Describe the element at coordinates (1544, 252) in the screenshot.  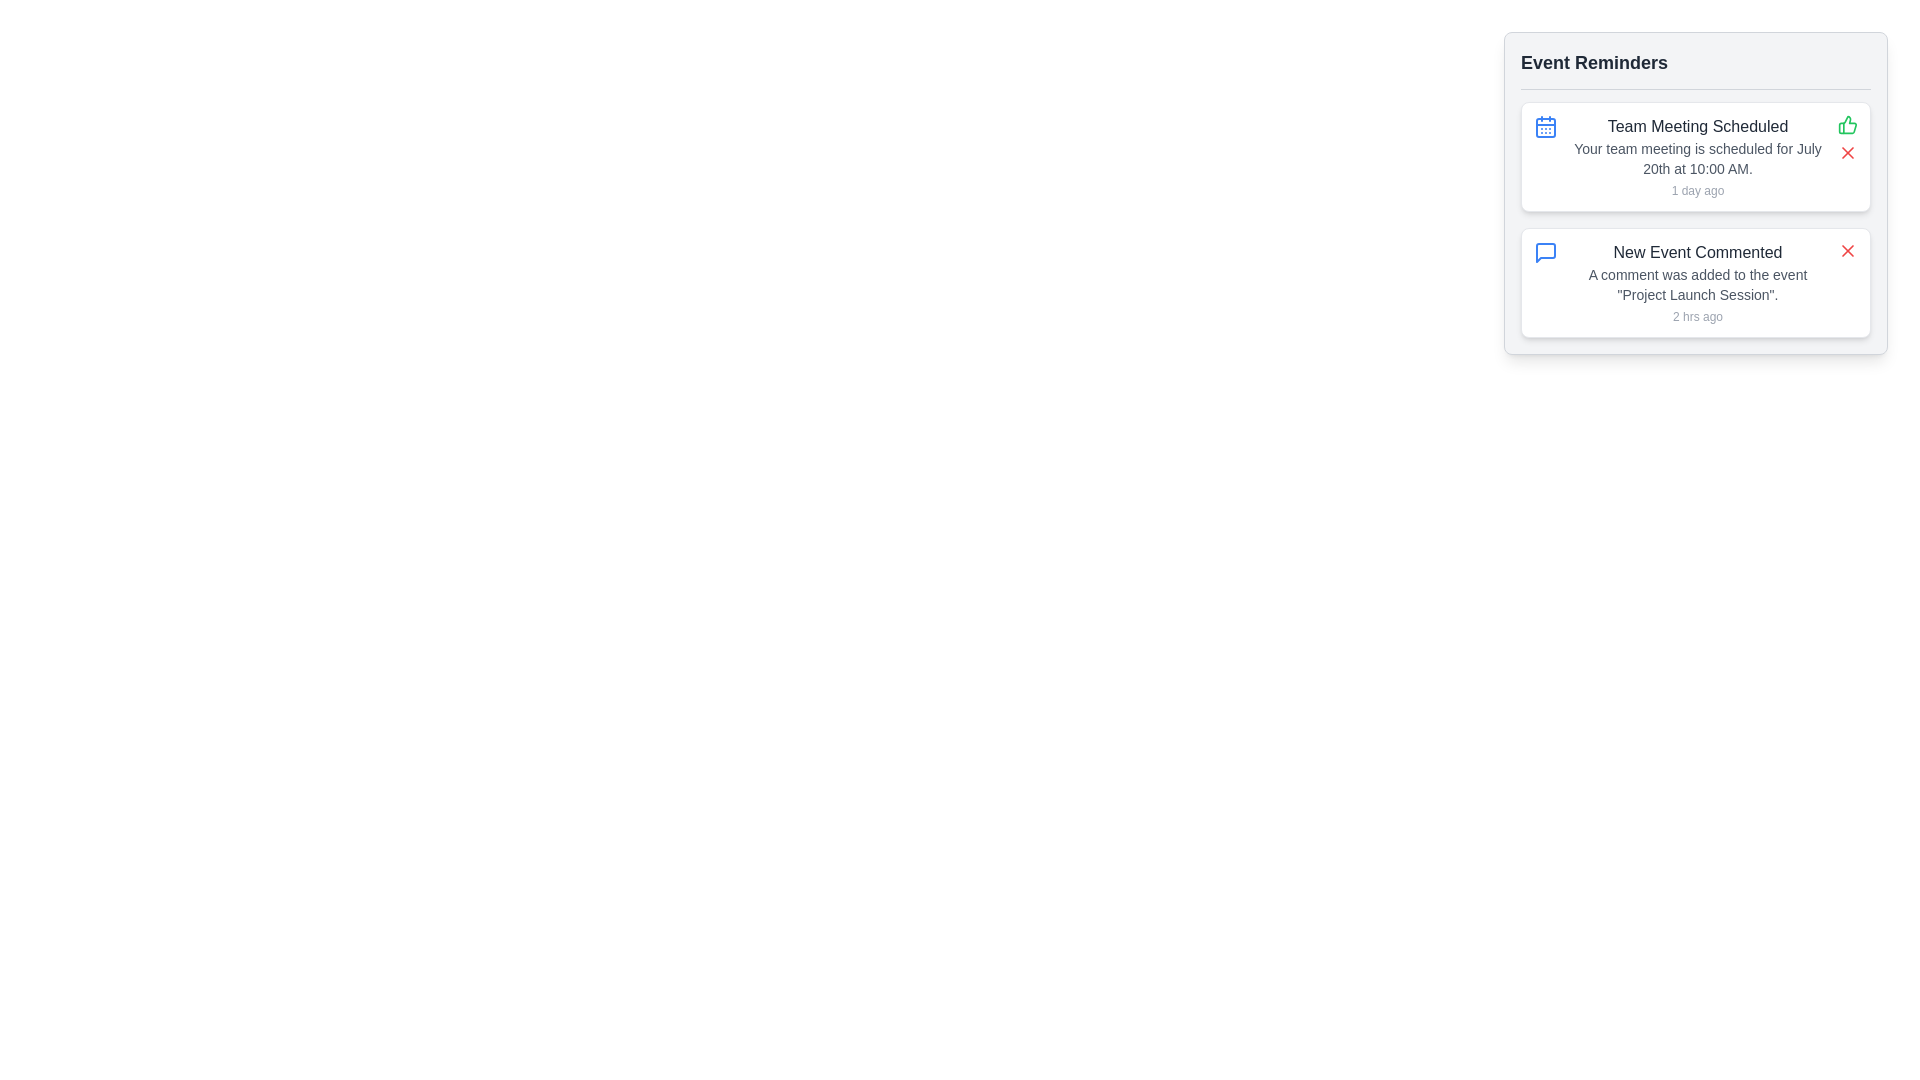
I see `the notification icon indicating a comment or message for the 'New Event Commented' notification located at the top-left corner of its block` at that location.